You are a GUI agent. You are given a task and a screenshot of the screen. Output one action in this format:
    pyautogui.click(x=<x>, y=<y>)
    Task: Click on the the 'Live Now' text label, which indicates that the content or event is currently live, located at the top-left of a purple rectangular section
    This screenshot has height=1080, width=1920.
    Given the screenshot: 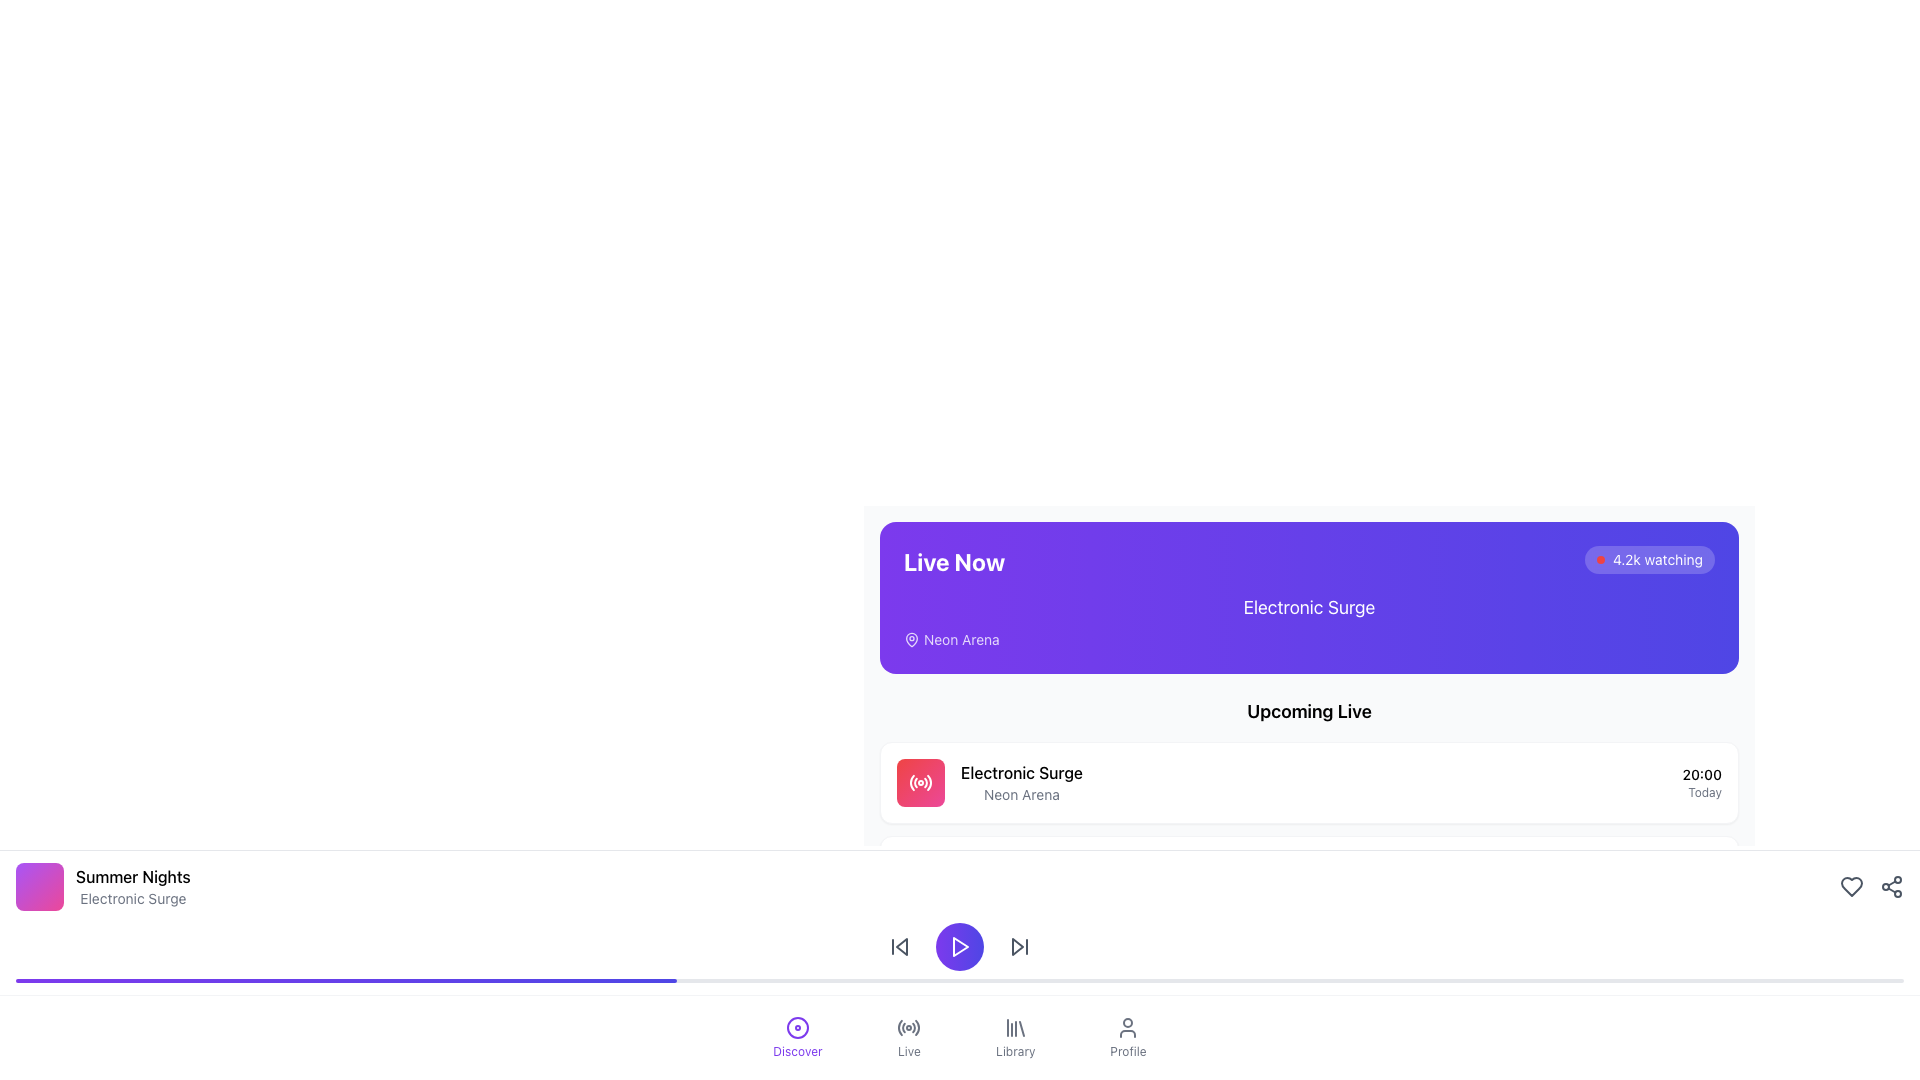 What is the action you would take?
    pyautogui.click(x=953, y=562)
    